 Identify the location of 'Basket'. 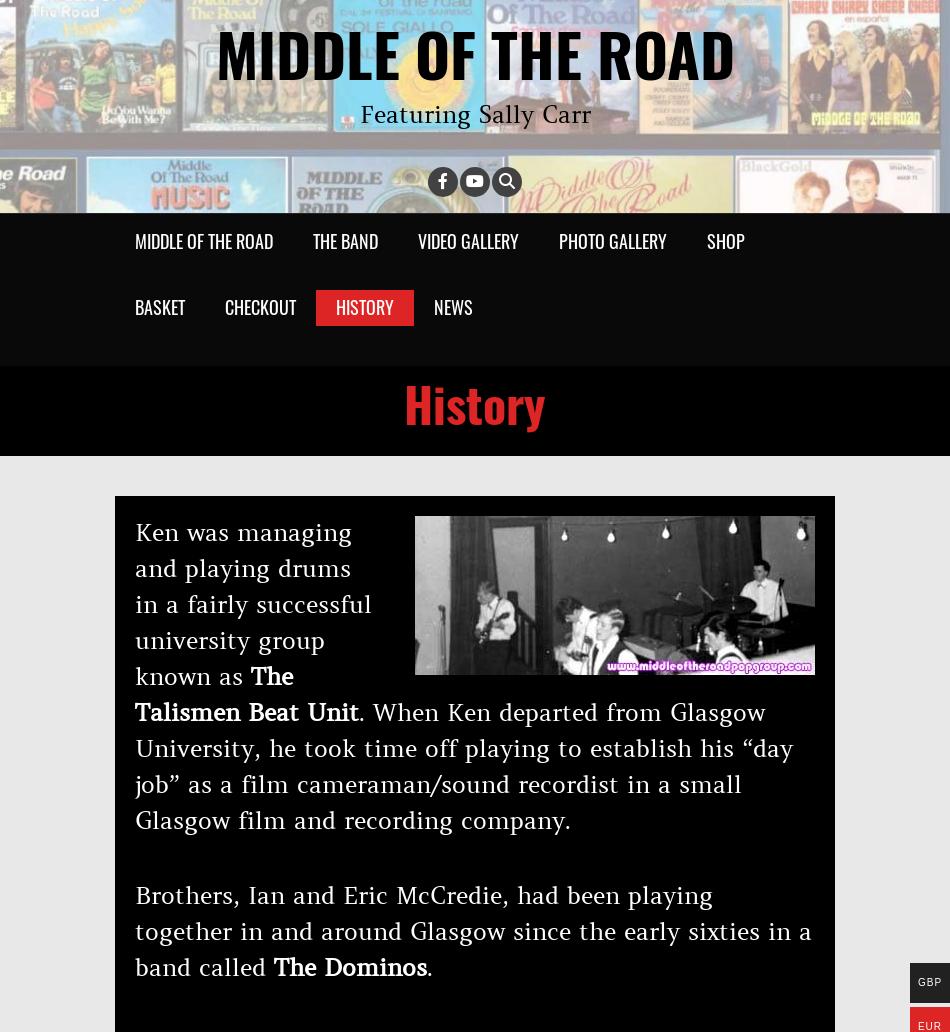
(159, 307).